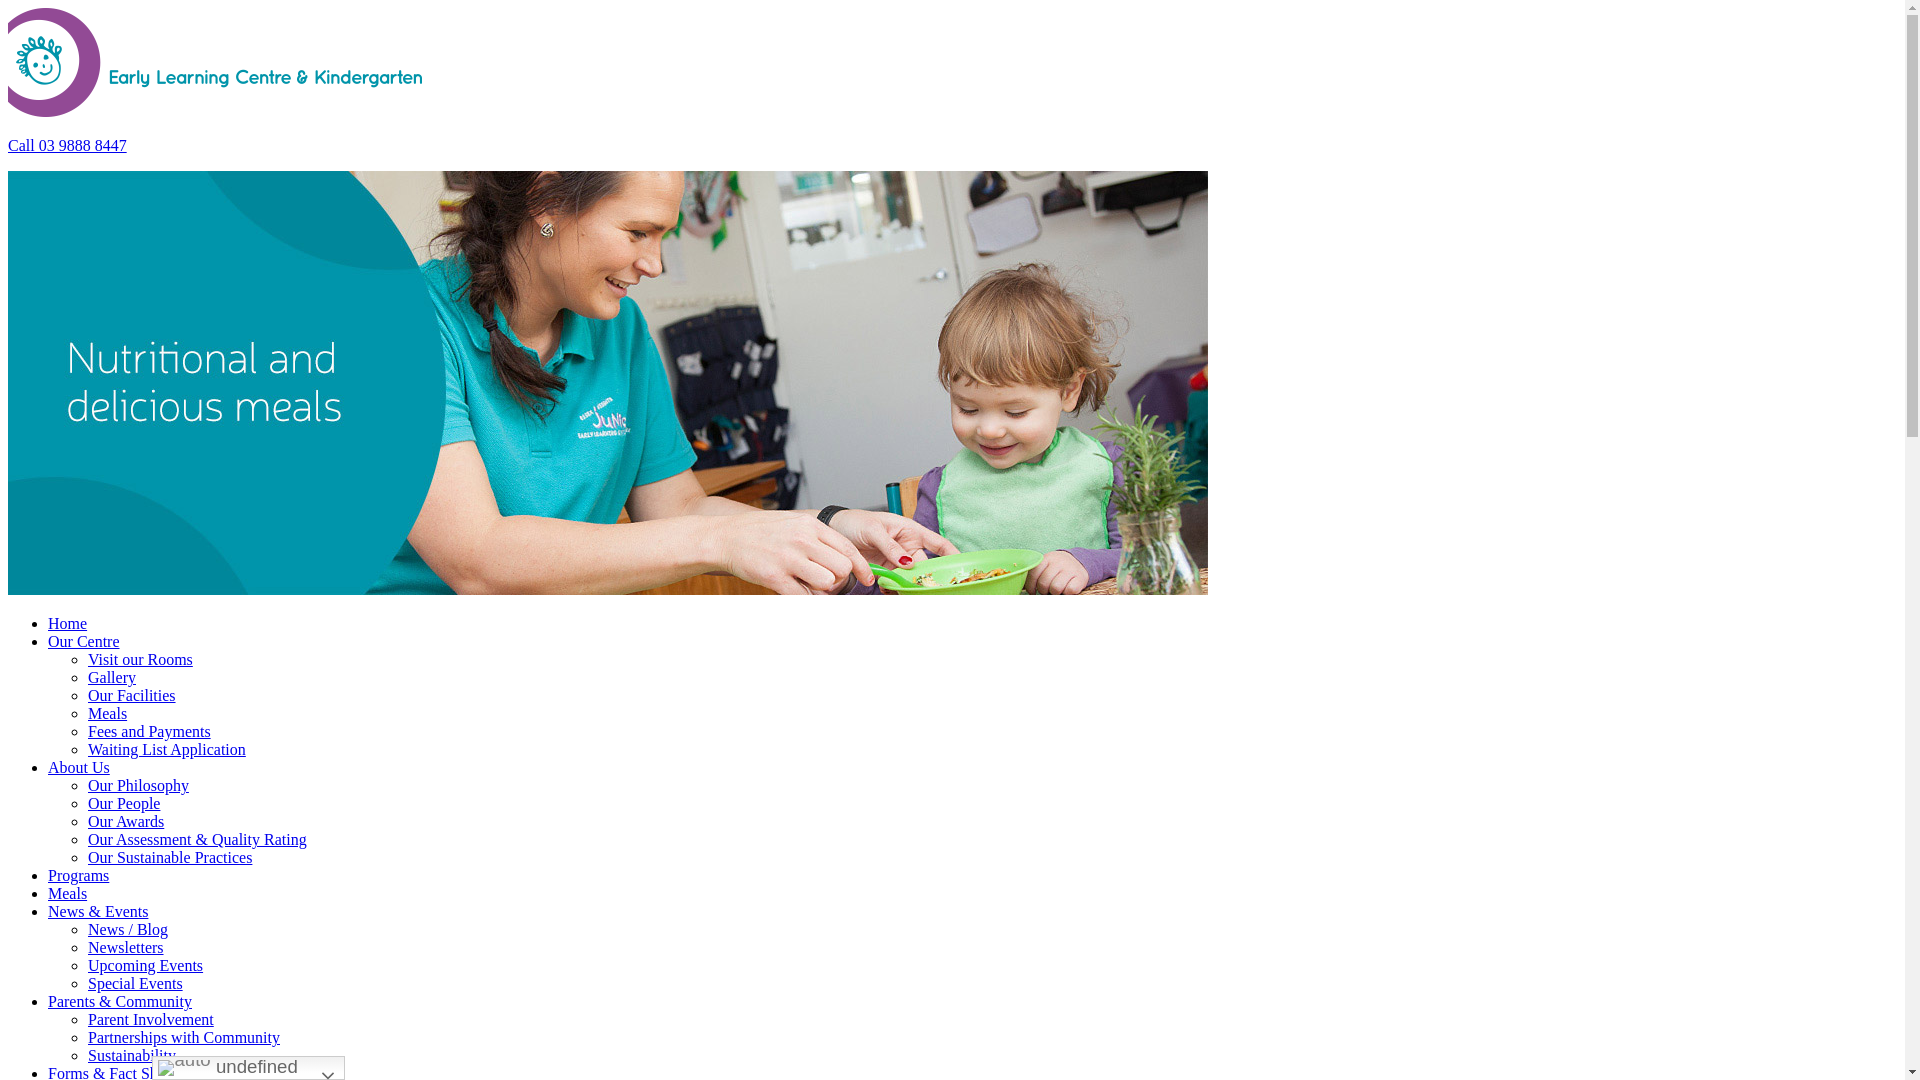  Describe the element at coordinates (148, 731) in the screenshot. I see `'Fees and Payments'` at that location.